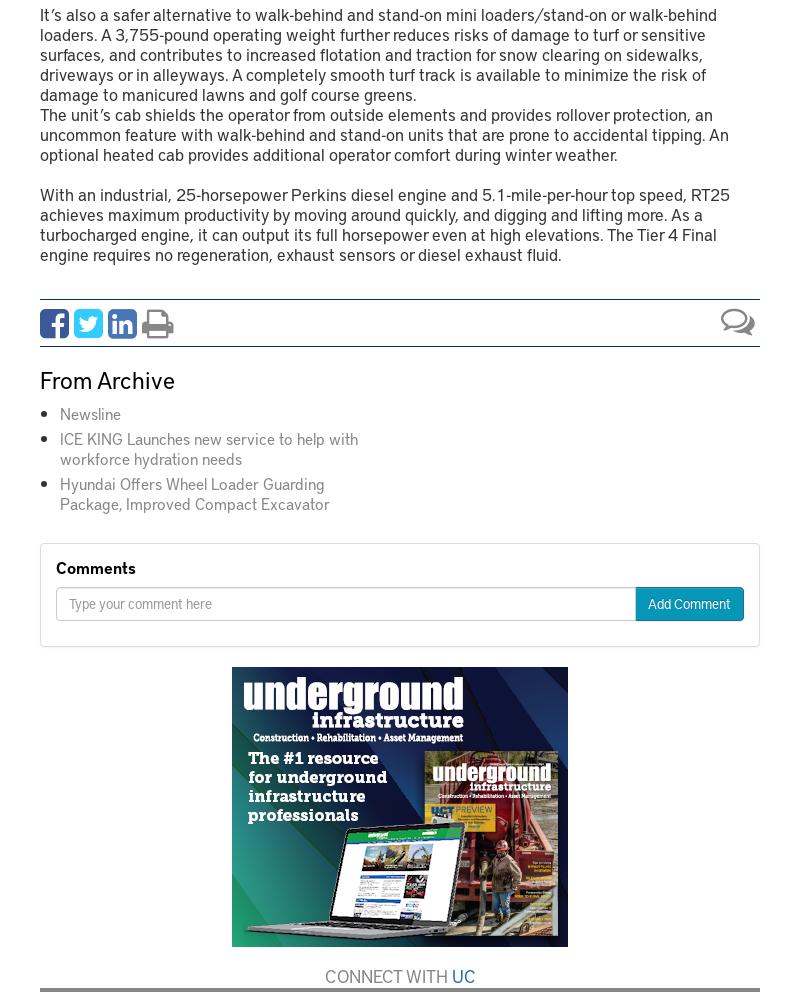 The height and width of the screenshot is (1004, 800). What do you see at coordinates (689, 602) in the screenshot?
I see `'Add Comment'` at bounding box center [689, 602].